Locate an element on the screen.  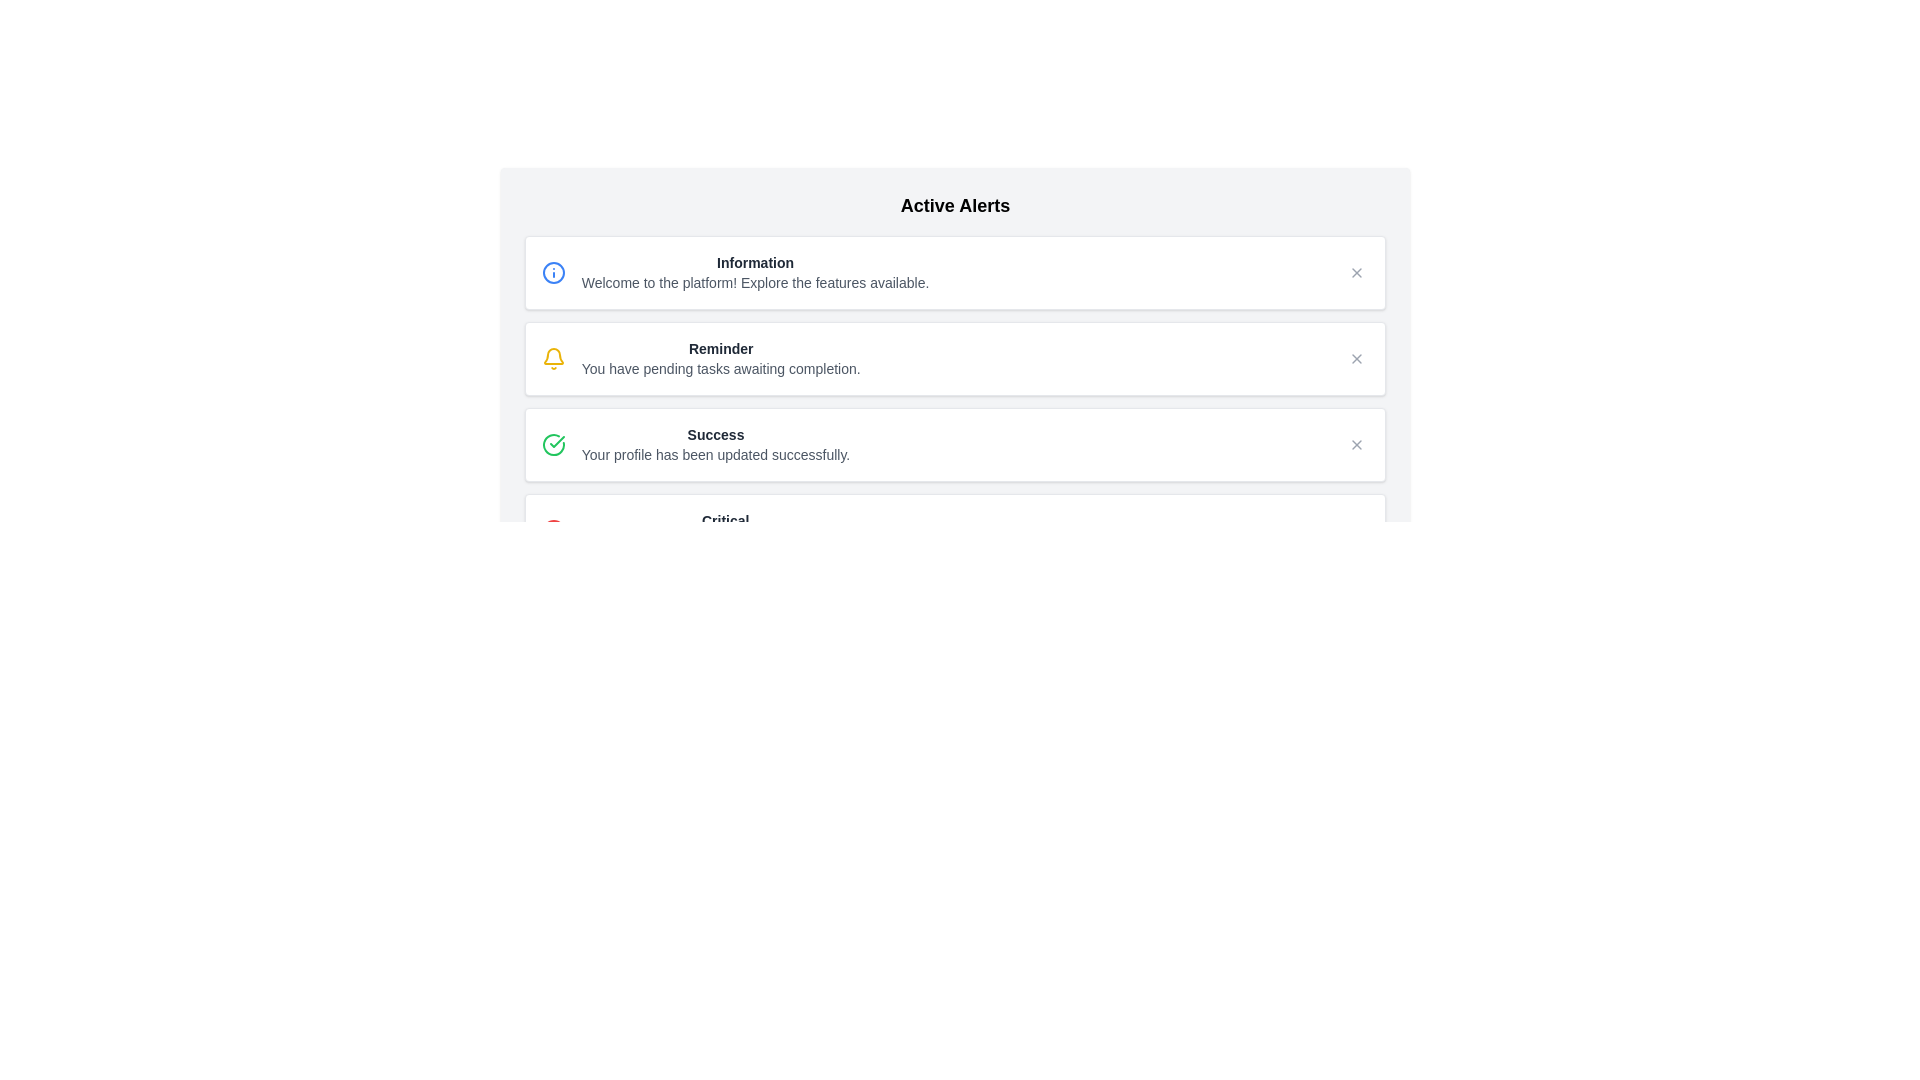
critical notification message in the fourth alert of the list, which prompts the user to verify their email for full platform access is located at coordinates (724, 530).